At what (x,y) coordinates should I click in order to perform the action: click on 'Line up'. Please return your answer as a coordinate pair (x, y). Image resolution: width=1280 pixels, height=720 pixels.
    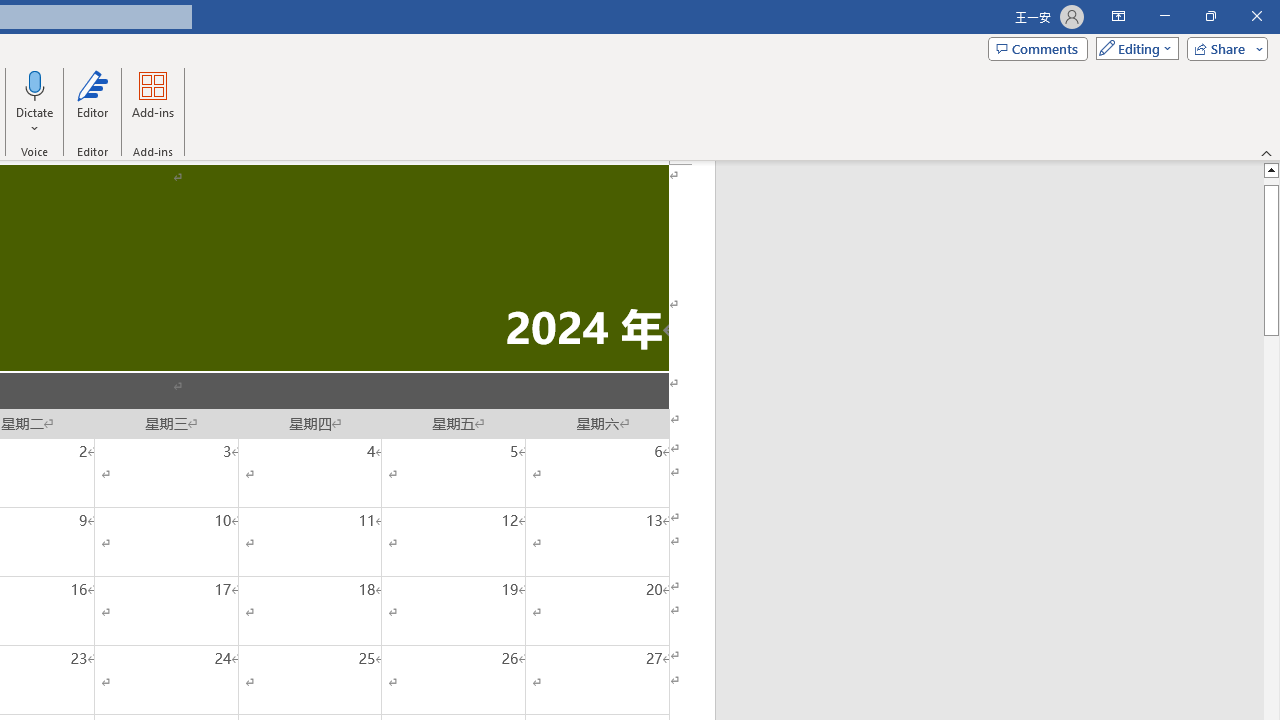
    Looking at the image, I should click on (1270, 168).